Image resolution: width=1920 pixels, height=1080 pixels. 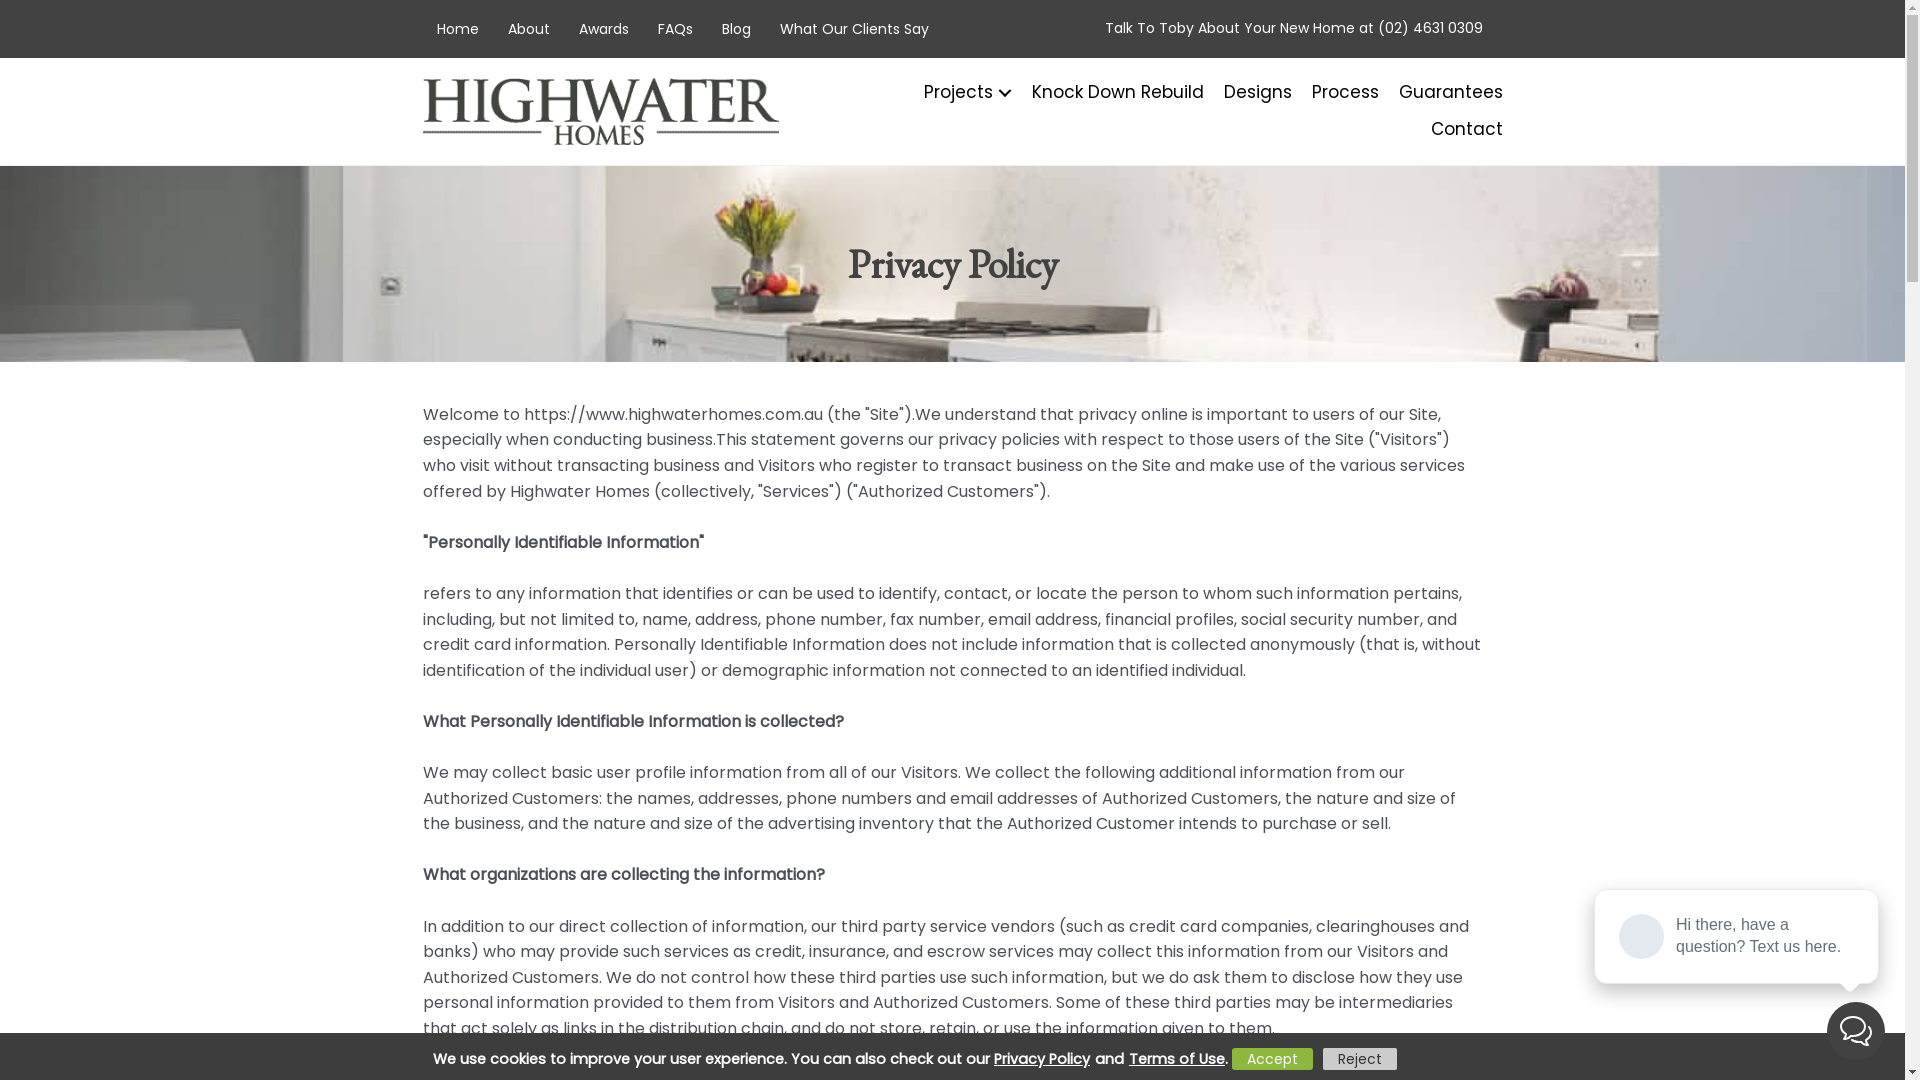 I want to click on 'logo-400', so click(x=599, y=111).